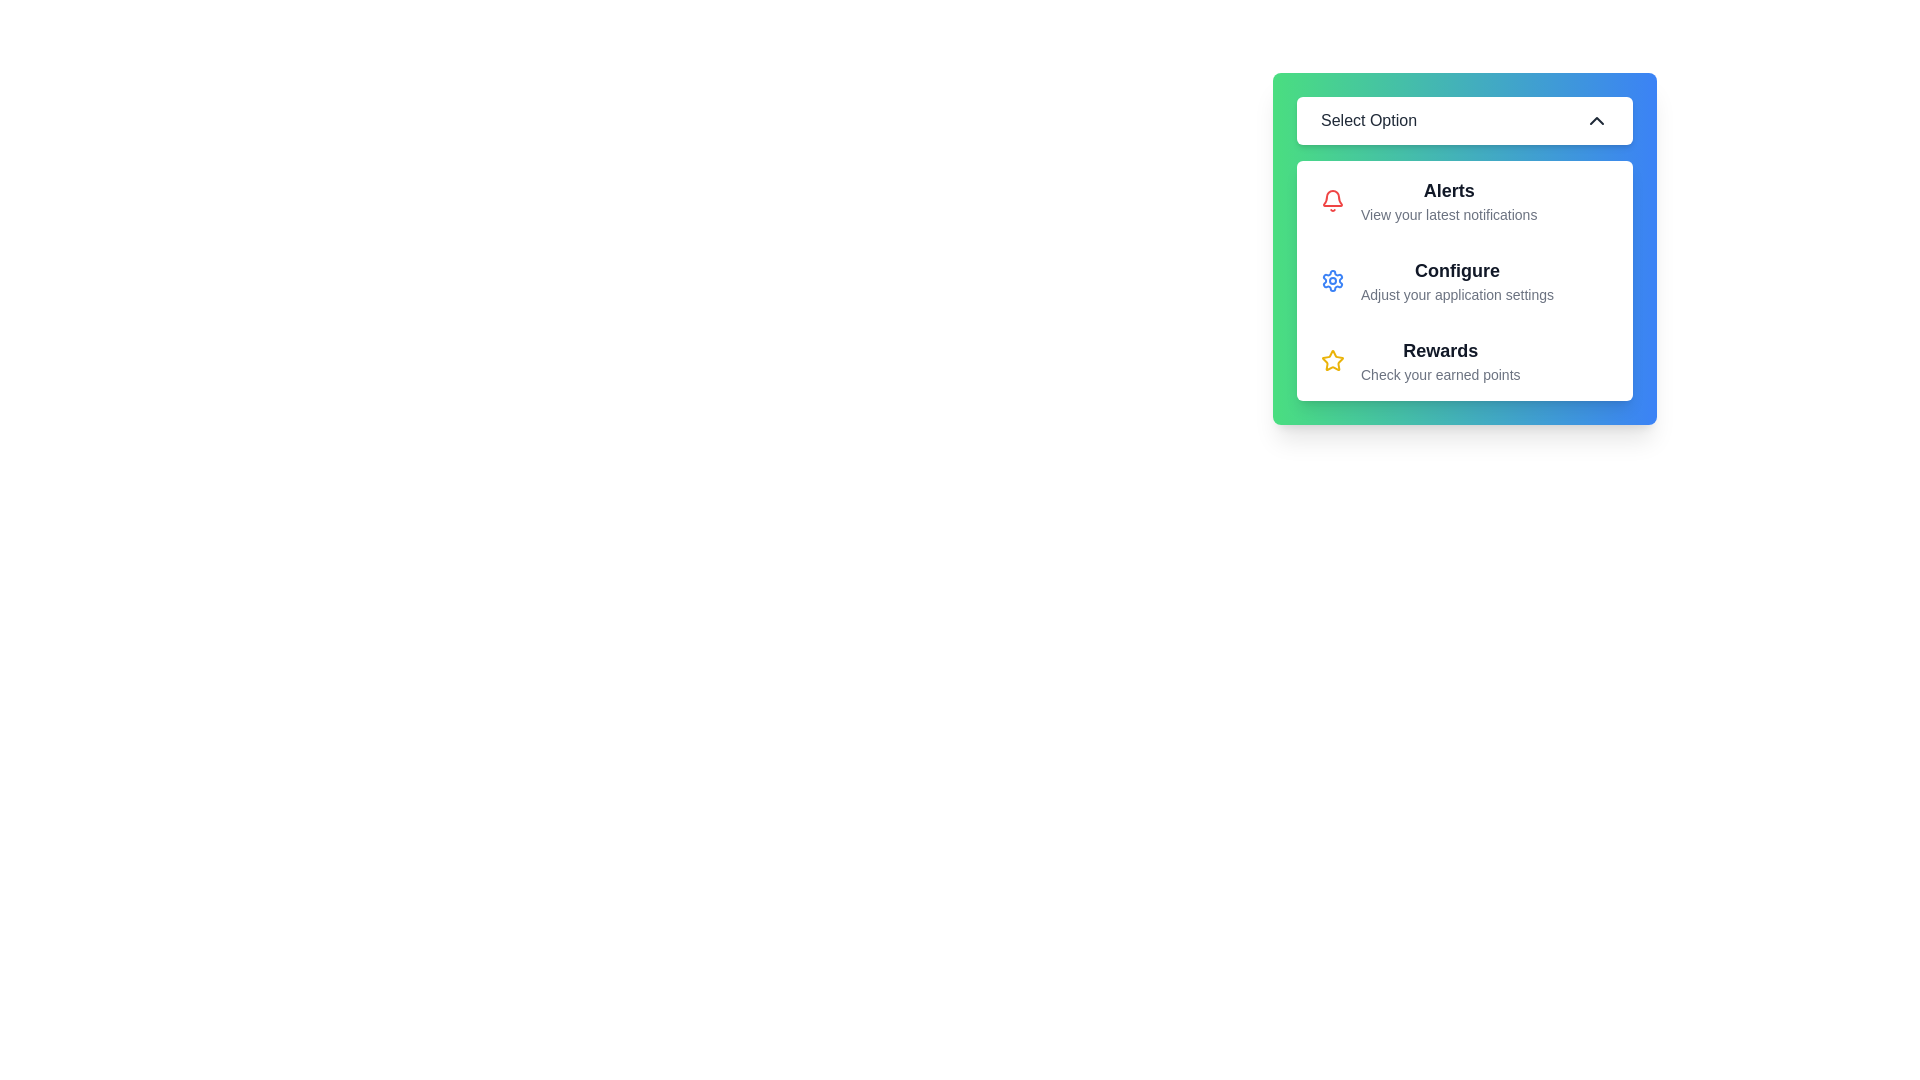 The width and height of the screenshot is (1920, 1080). What do you see at coordinates (1440, 350) in the screenshot?
I see `the 'Rewards' text label element to interact with the associated rewards section in the menu interface` at bounding box center [1440, 350].